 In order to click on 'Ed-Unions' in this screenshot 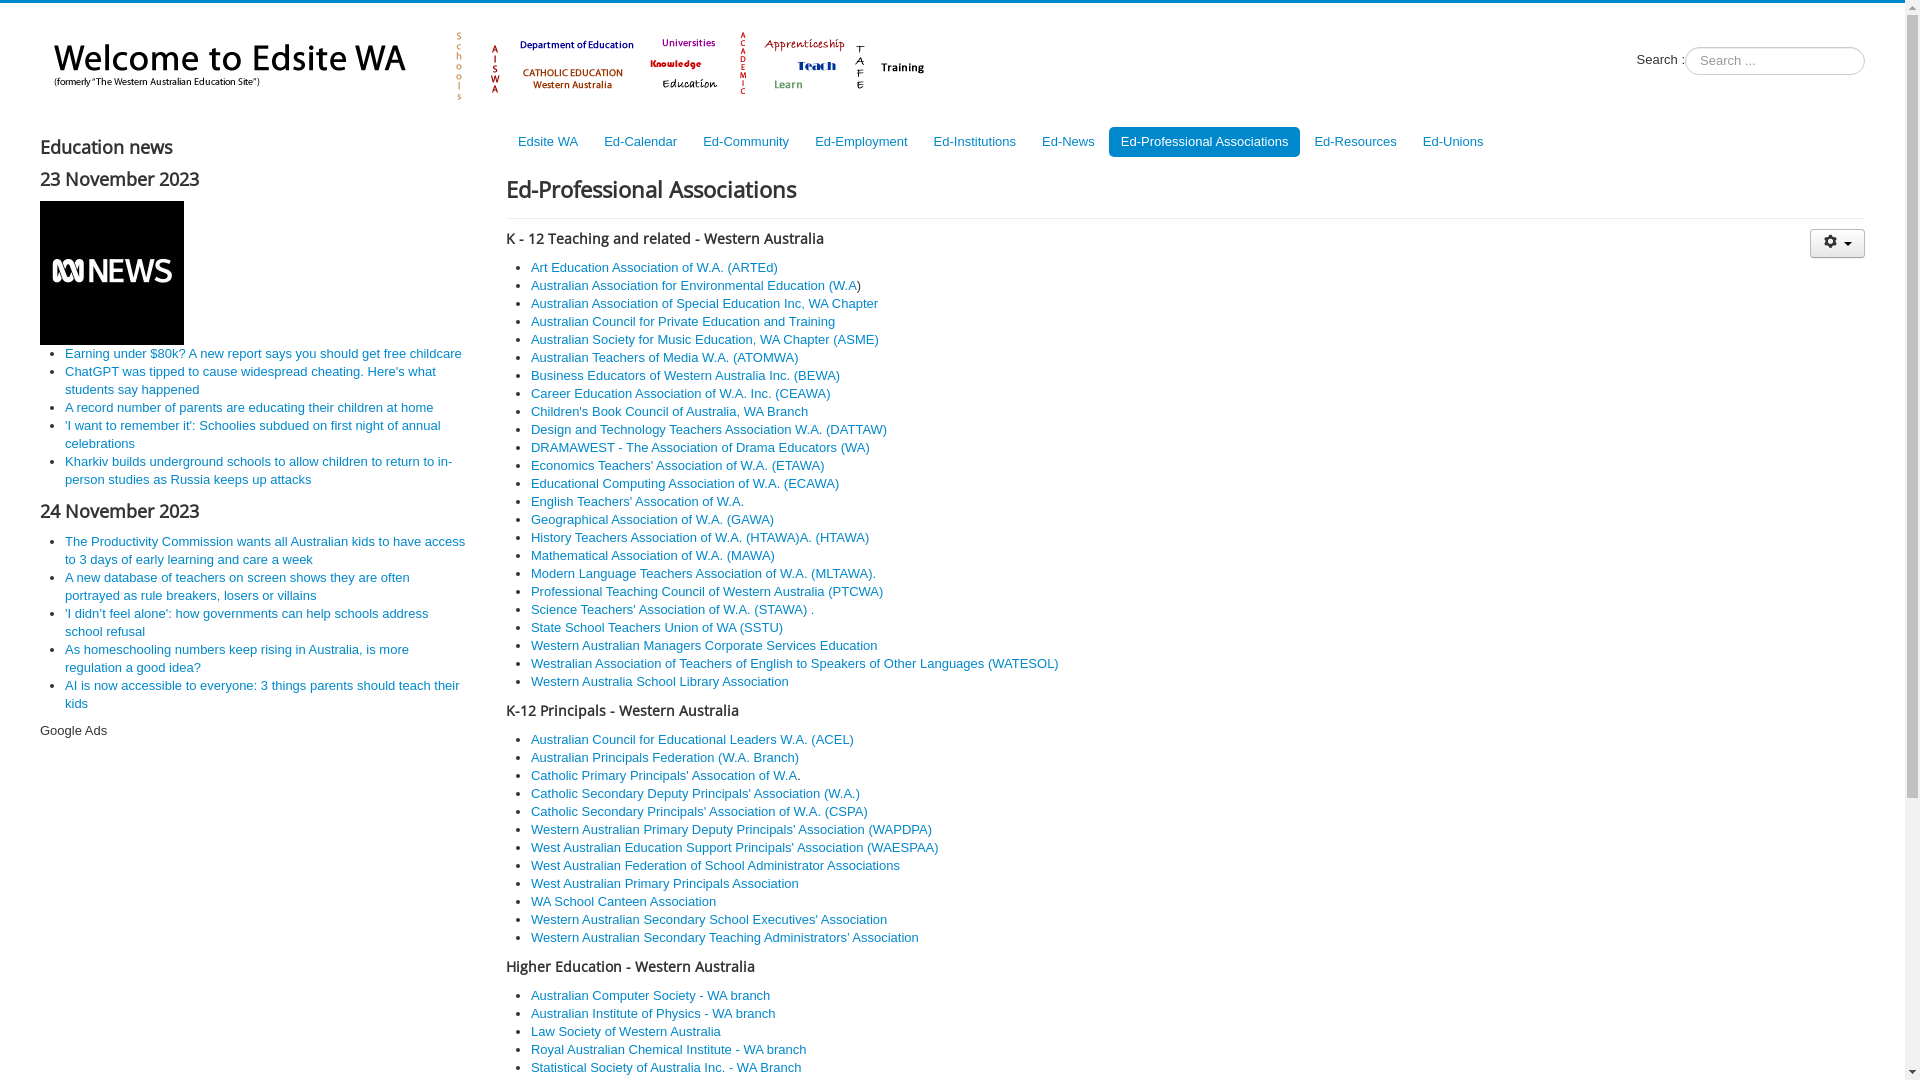, I will do `click(1410, 141)`.